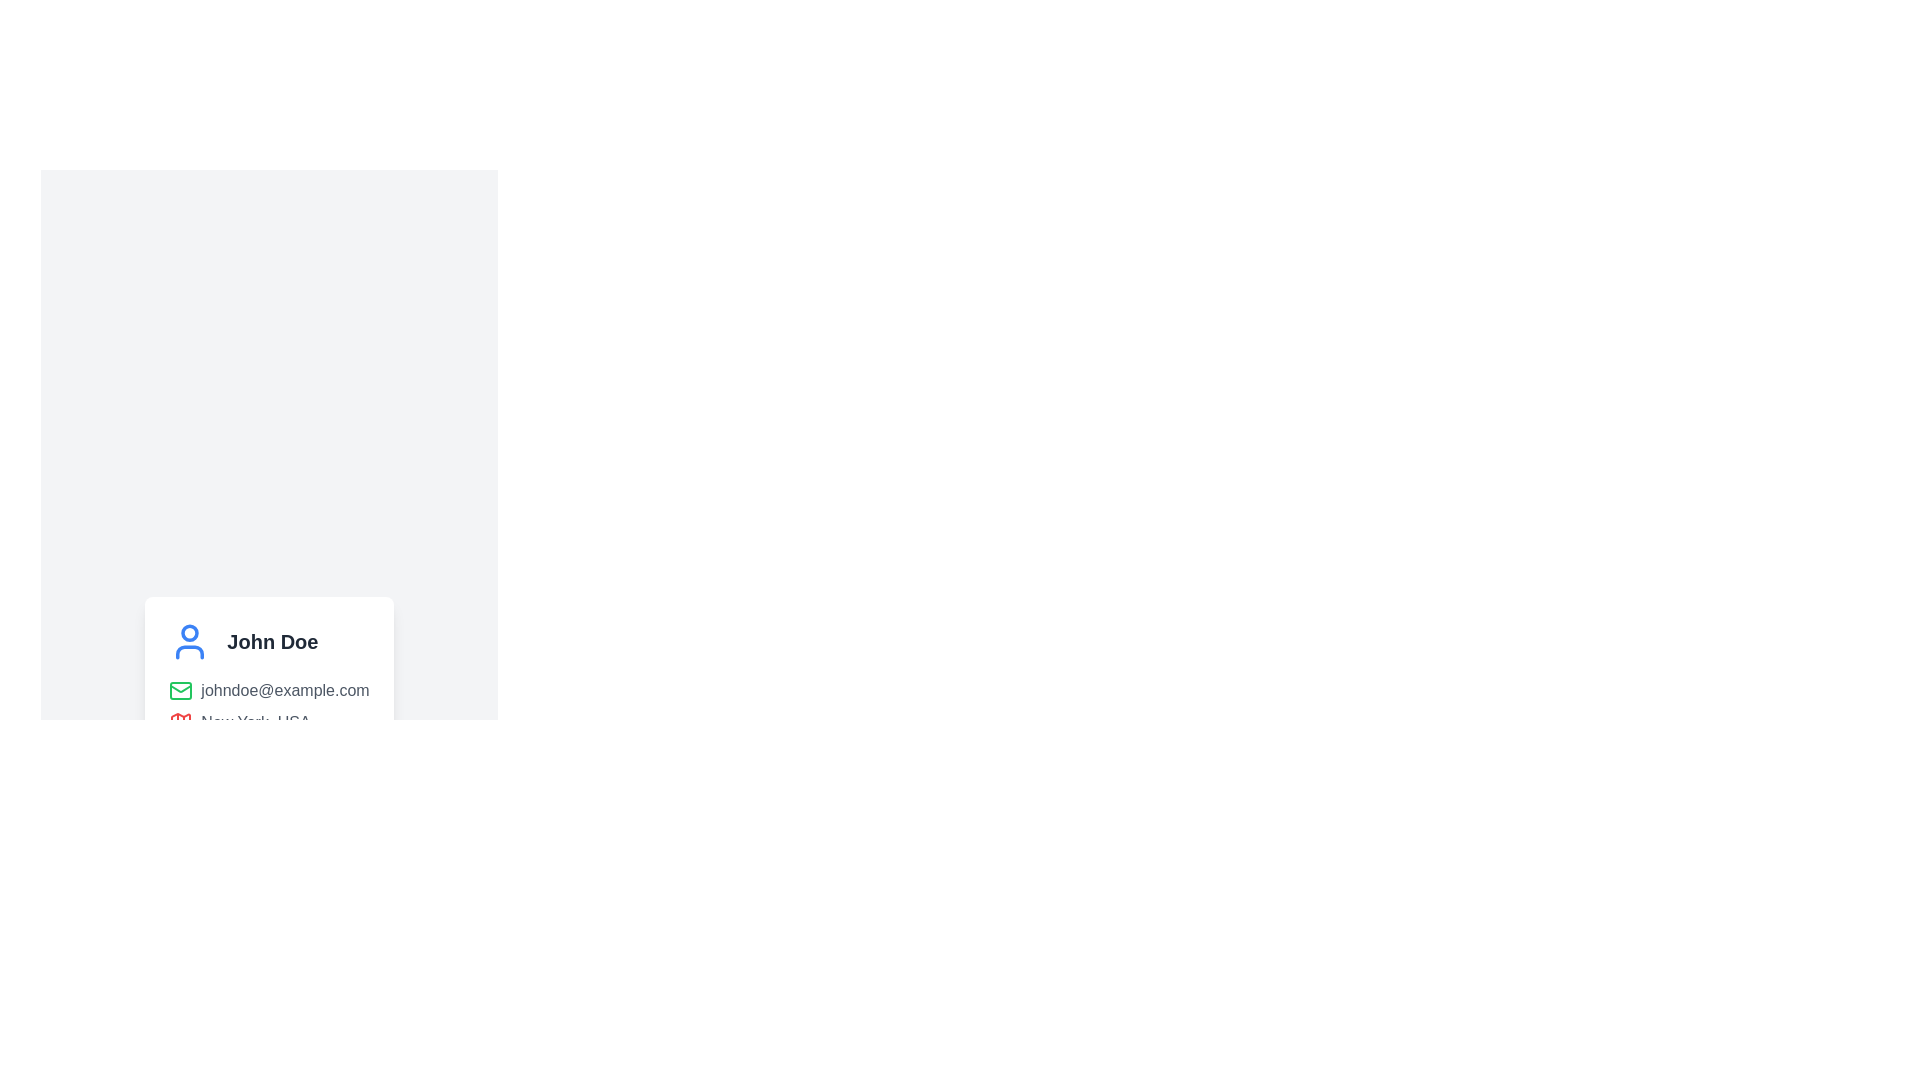 This screenshot has height=1080, width=1920. Describe the element at coordinates (181, 689) in the screenshot. I see `the envelope icon, which is a green-colored SVG component located directly to the left of the email address 'johndoe@example.com' within a vertical information card layout` at that location.